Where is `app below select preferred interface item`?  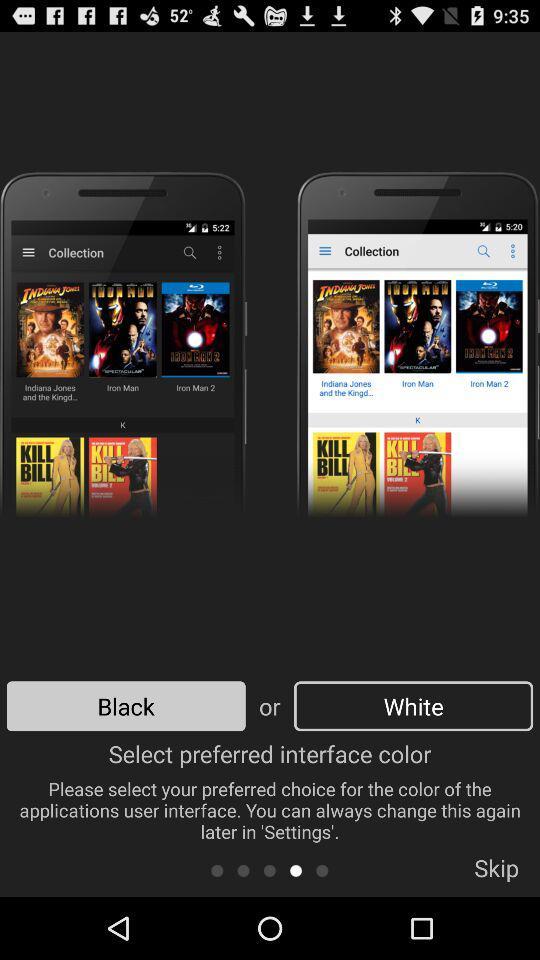 app below select preferred interface item is located at coordinates (295, 869).